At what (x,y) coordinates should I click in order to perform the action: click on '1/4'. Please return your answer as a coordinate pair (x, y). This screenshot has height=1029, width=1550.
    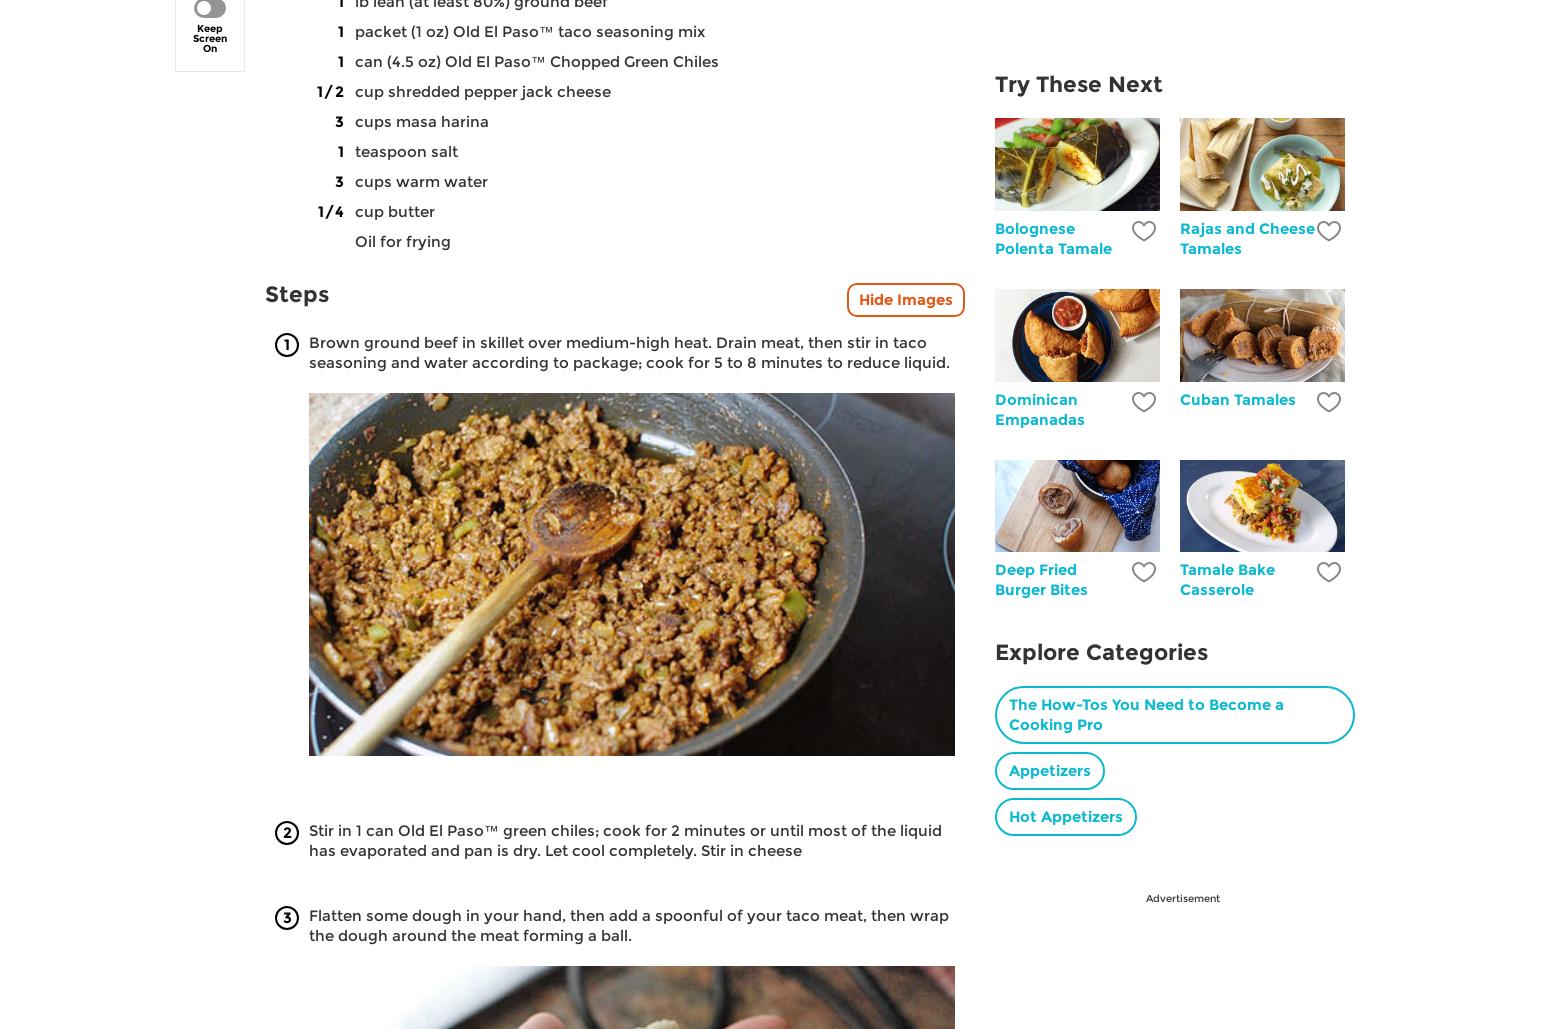
    Looking at the image, I should click on (329, 210).